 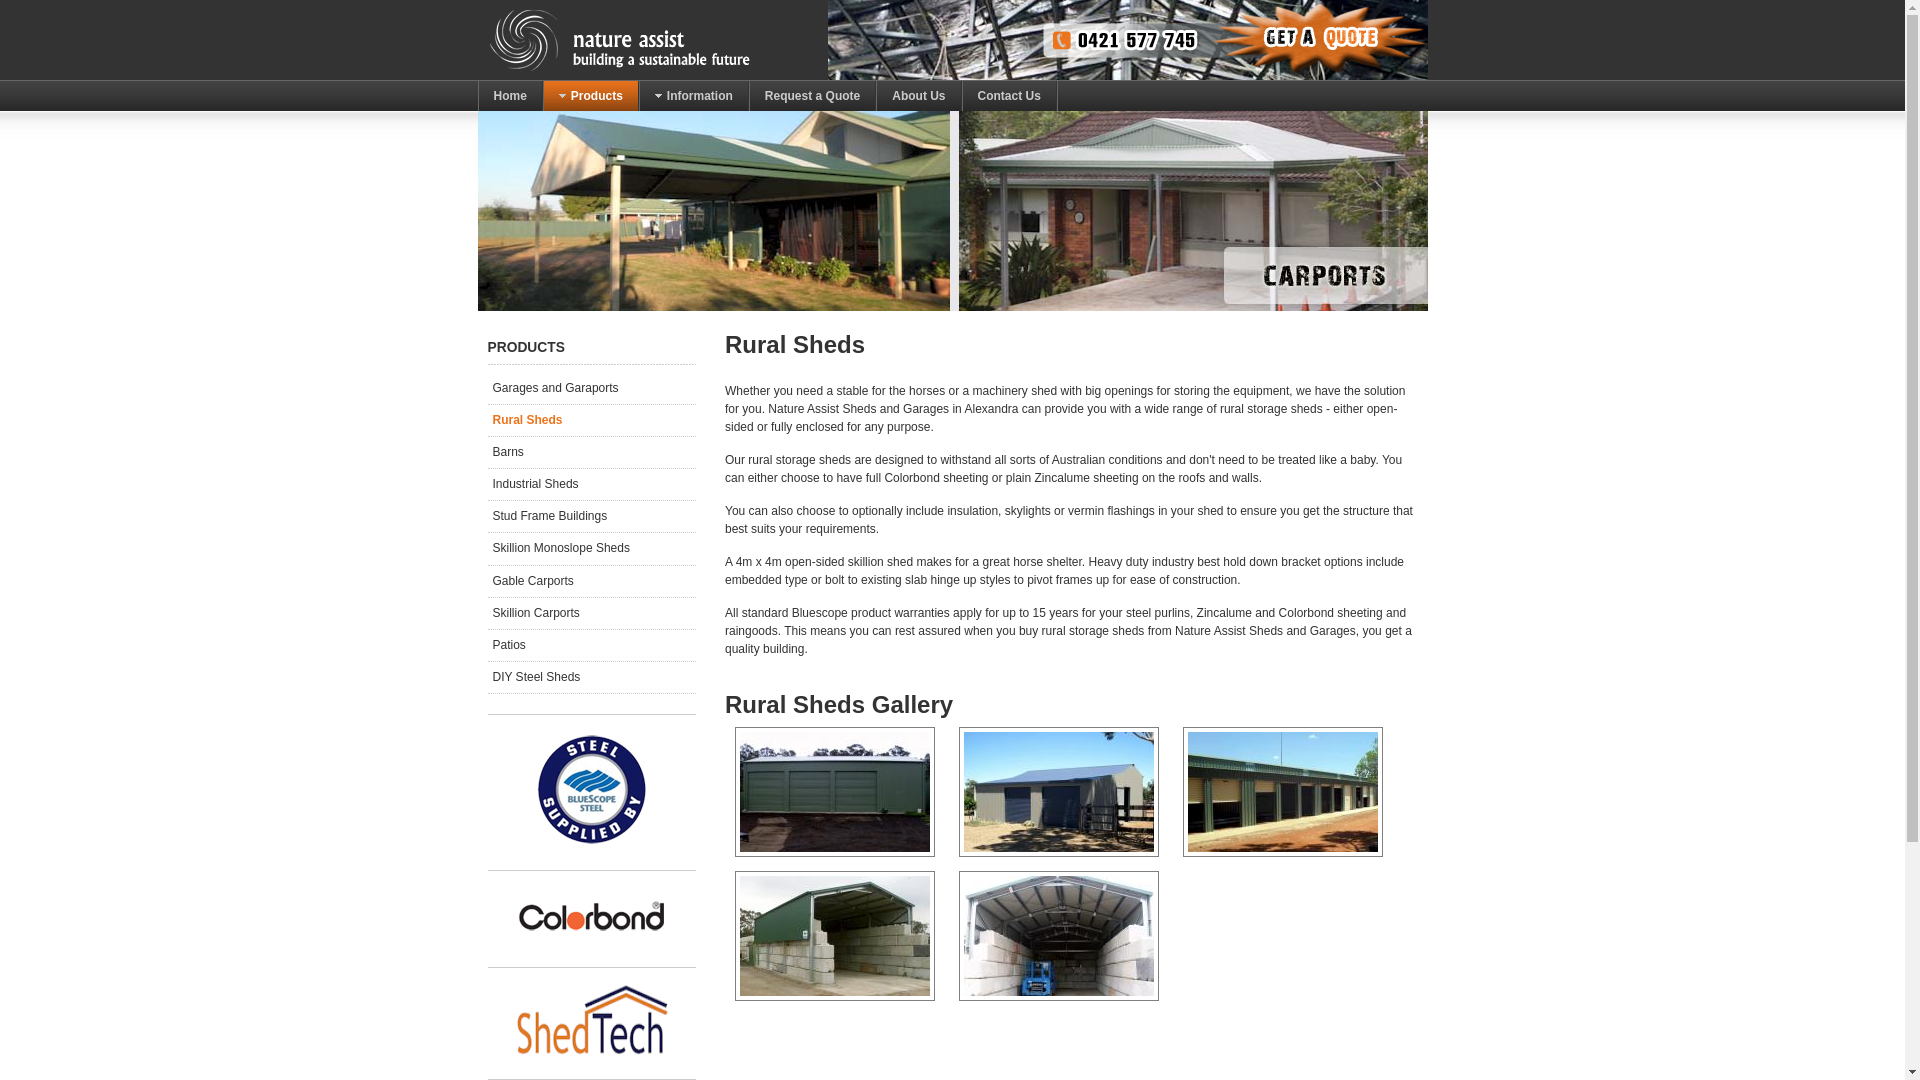 I want to click on 'Rural Sheds', so click(x=488, y=419).